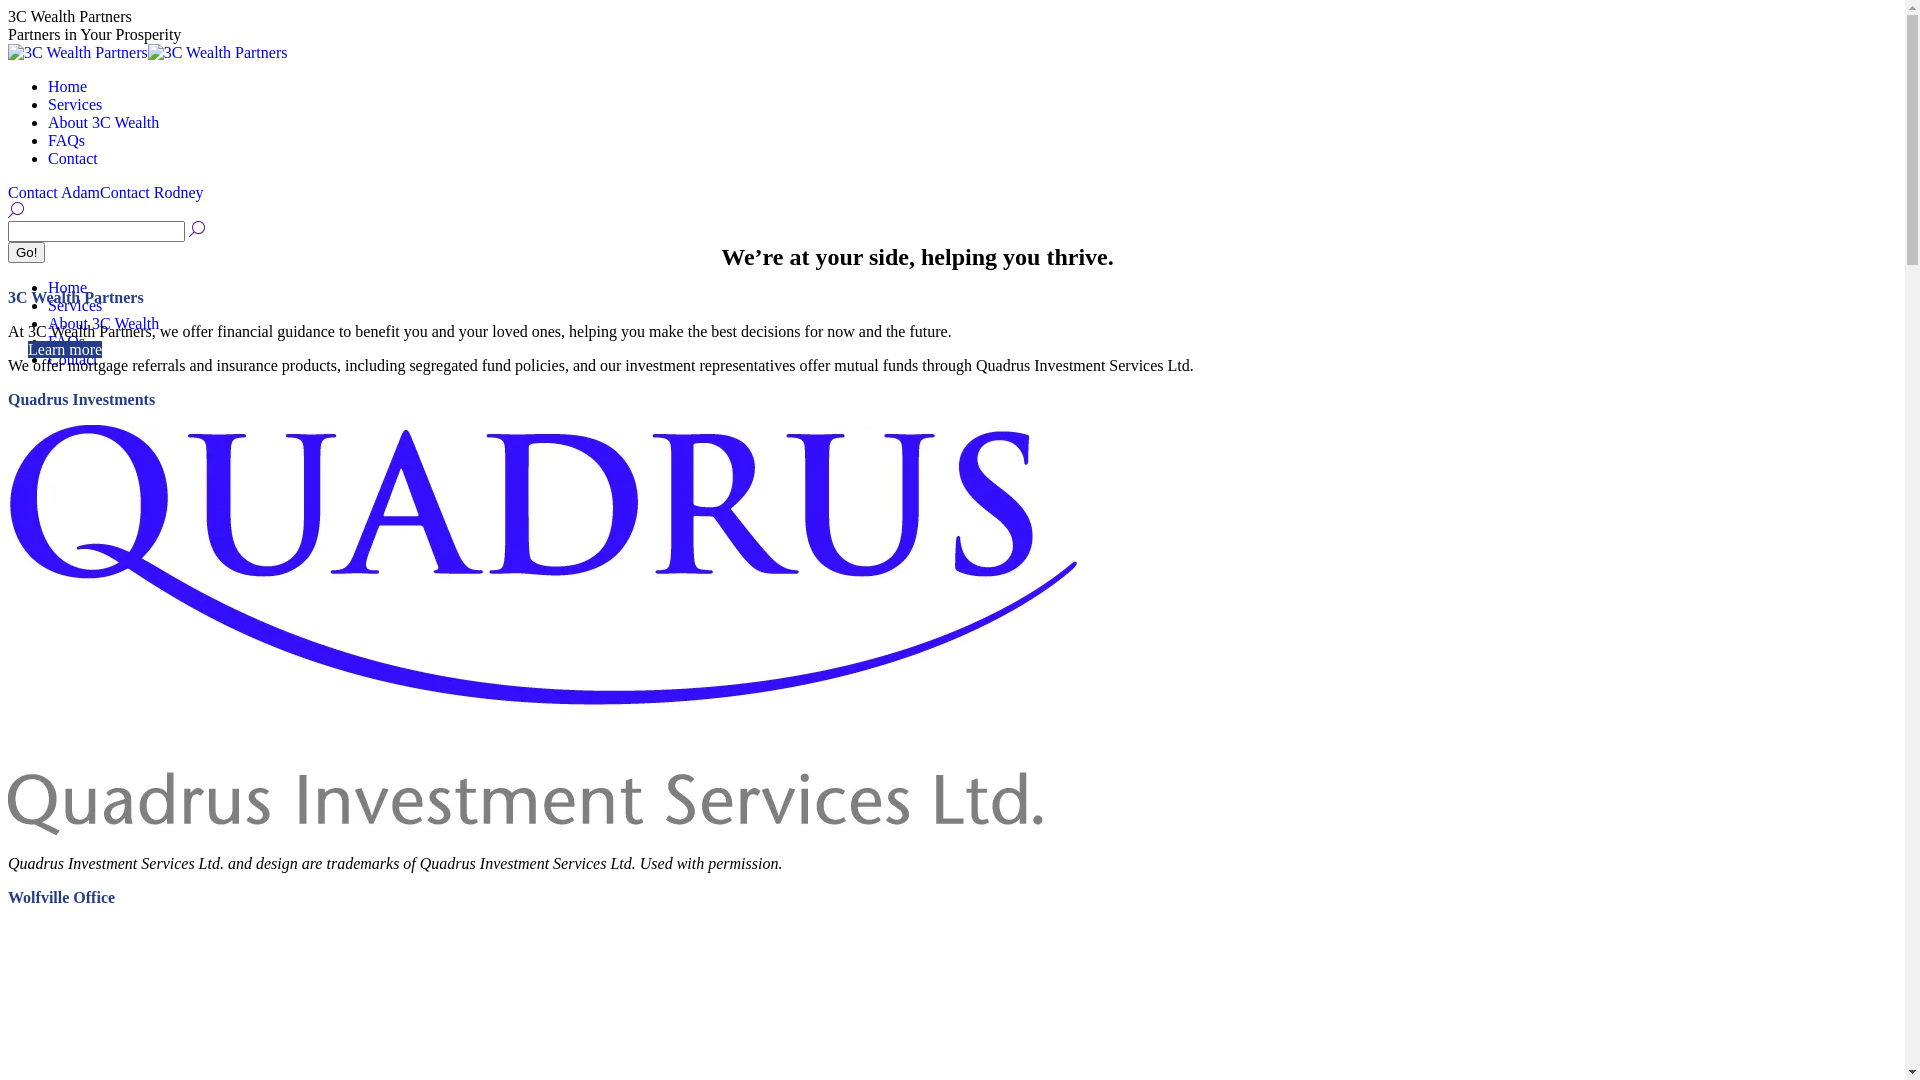 The height and width of the screenshot is (1080, 1920). I want to click on 'About 3C Wealth', so click(102, 122).